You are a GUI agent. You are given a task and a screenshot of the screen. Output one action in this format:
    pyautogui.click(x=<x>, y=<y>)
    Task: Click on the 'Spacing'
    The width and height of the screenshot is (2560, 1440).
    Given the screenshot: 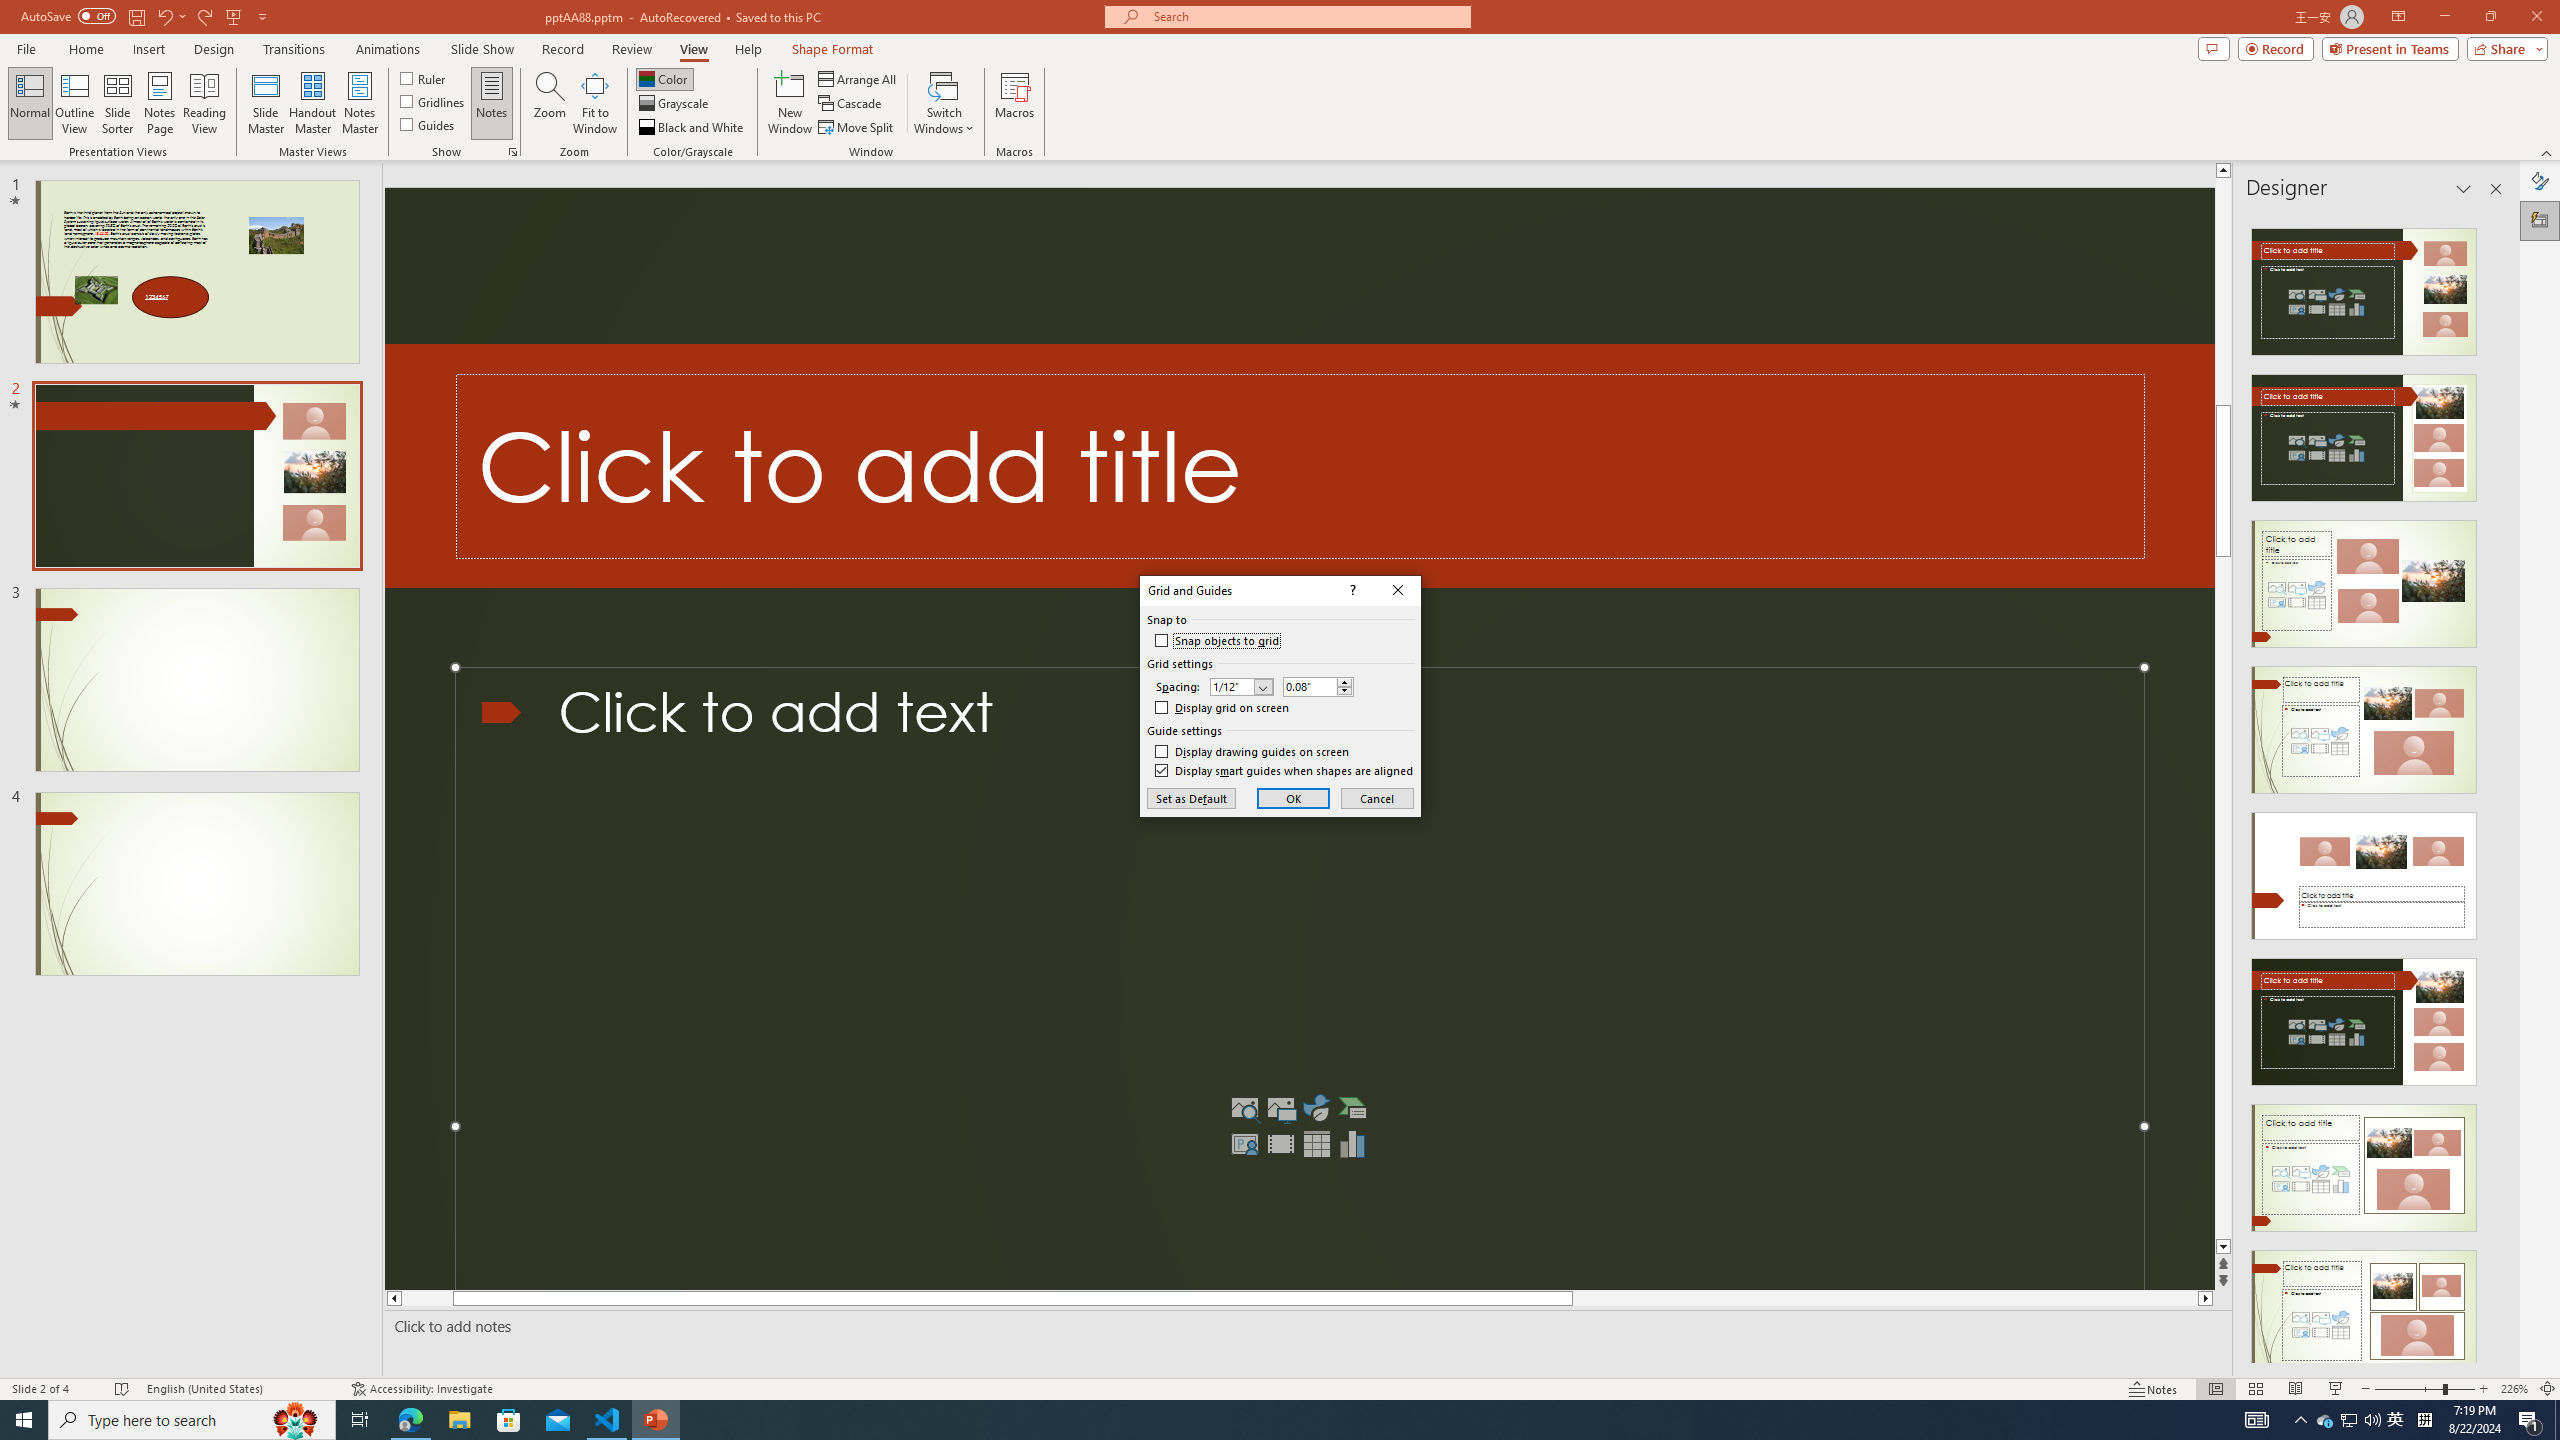 What is the action you would take?
    pyautogui.click(x=1242, y=685)
    